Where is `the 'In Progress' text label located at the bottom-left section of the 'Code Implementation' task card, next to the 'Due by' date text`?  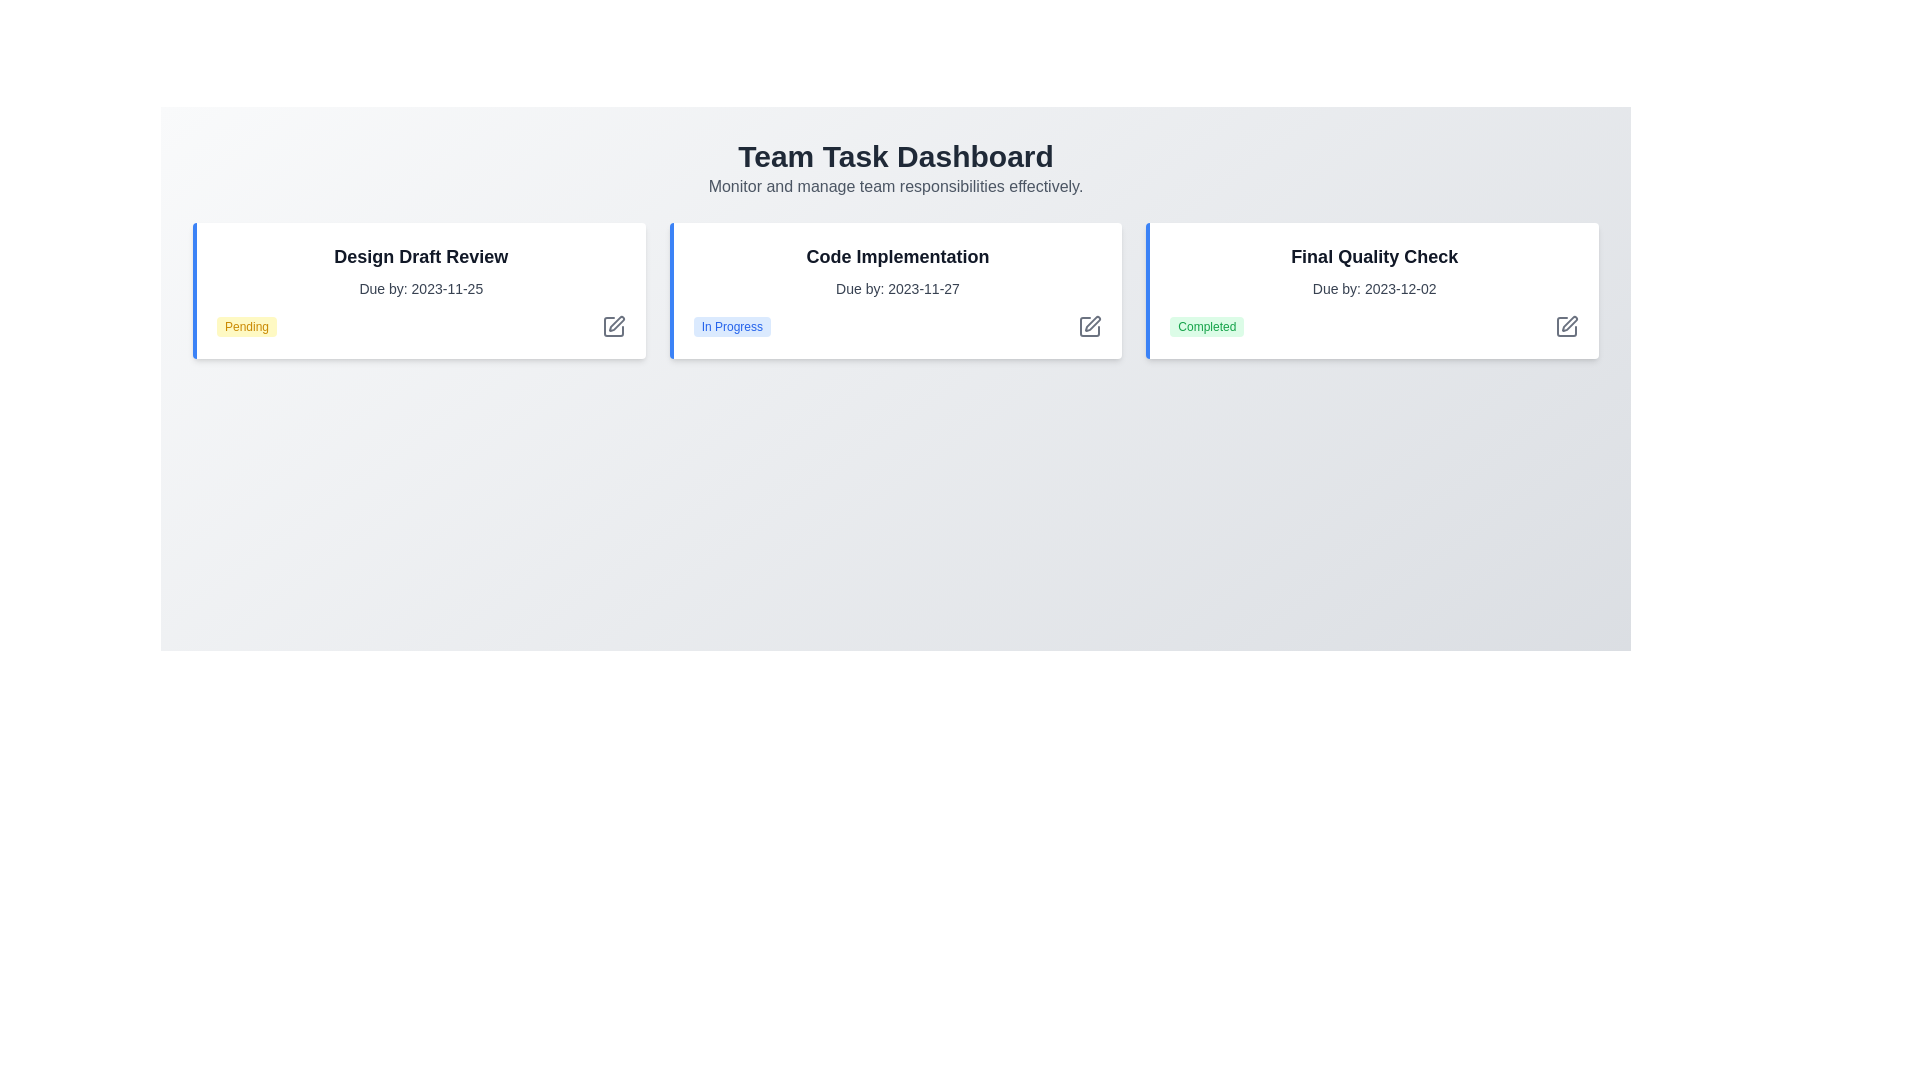 the 'In Progress' text label located at the bottom-left section of the 'Code Implementation' task card, next to the 'Due by' date text is located at coordinates (731, 326).